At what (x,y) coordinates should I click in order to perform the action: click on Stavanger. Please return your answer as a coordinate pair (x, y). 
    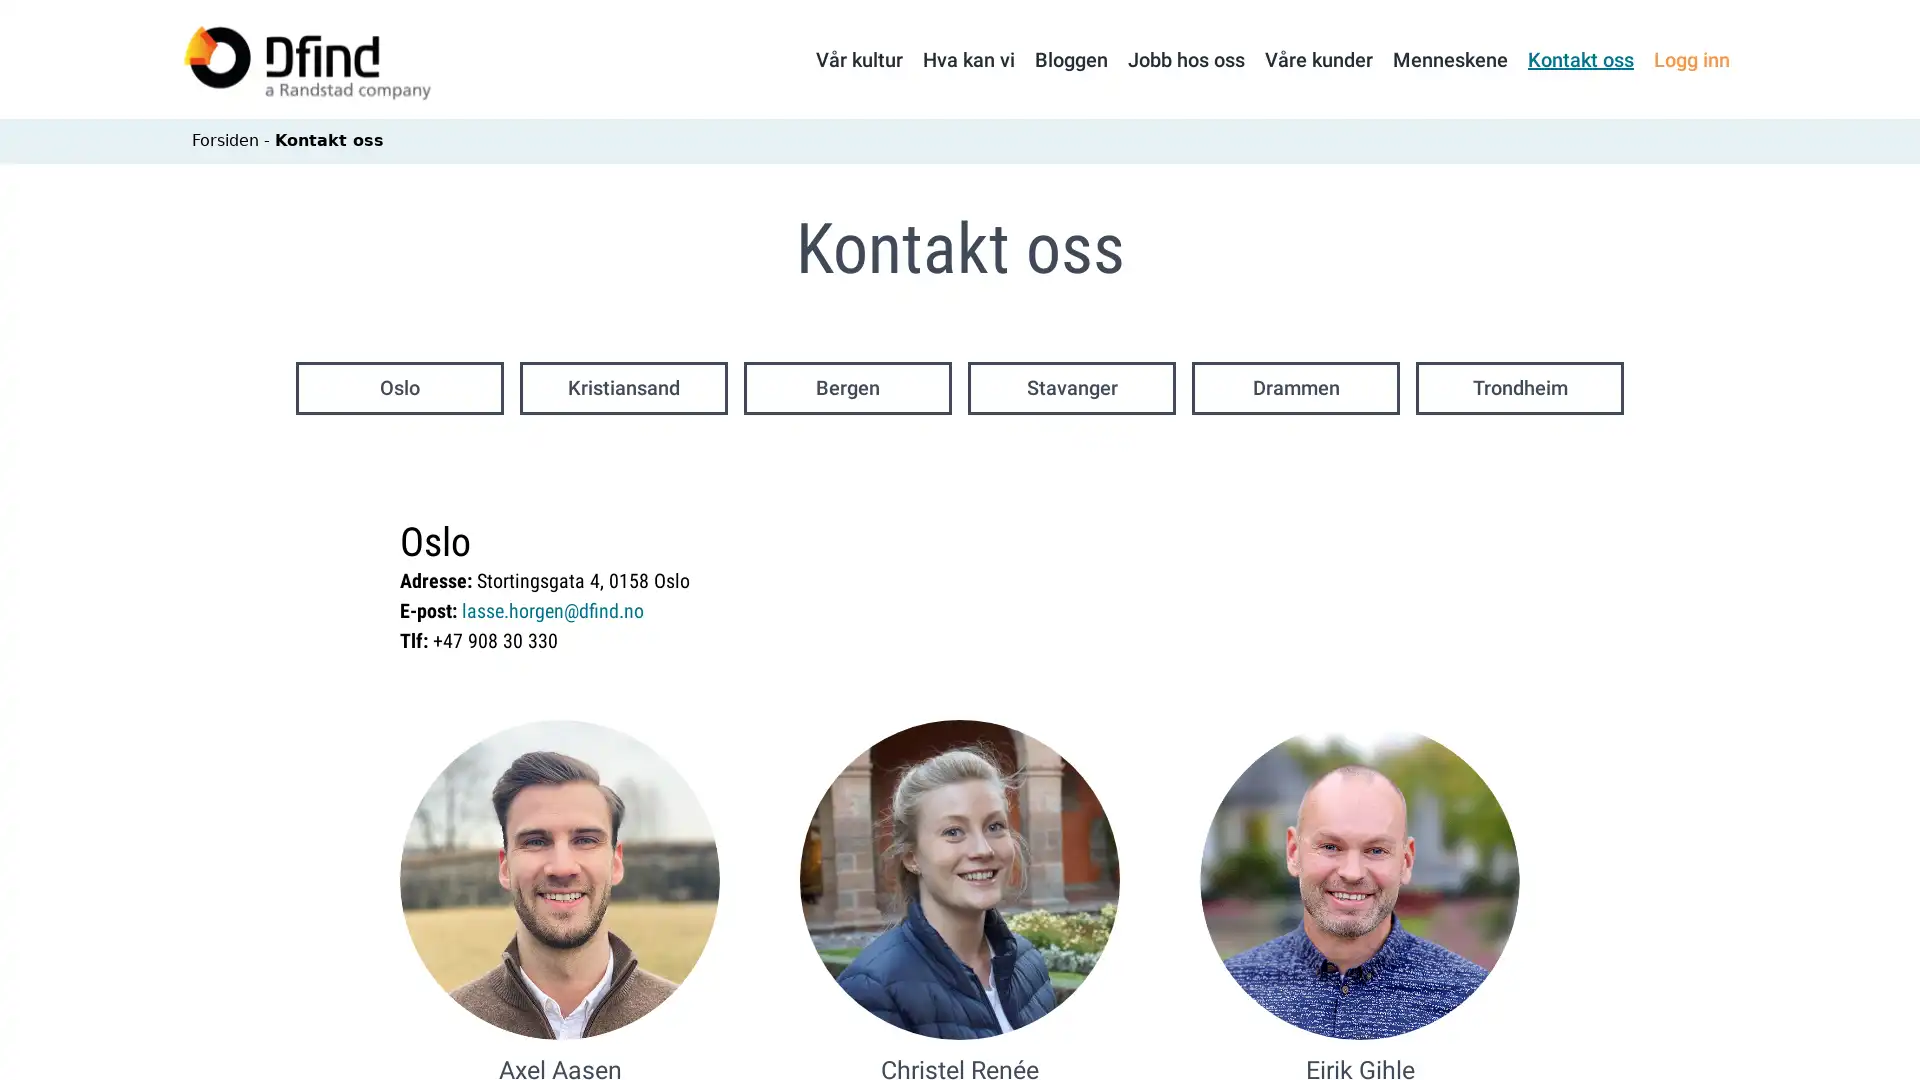
    Looking at the image, I should click on (1070, 388).